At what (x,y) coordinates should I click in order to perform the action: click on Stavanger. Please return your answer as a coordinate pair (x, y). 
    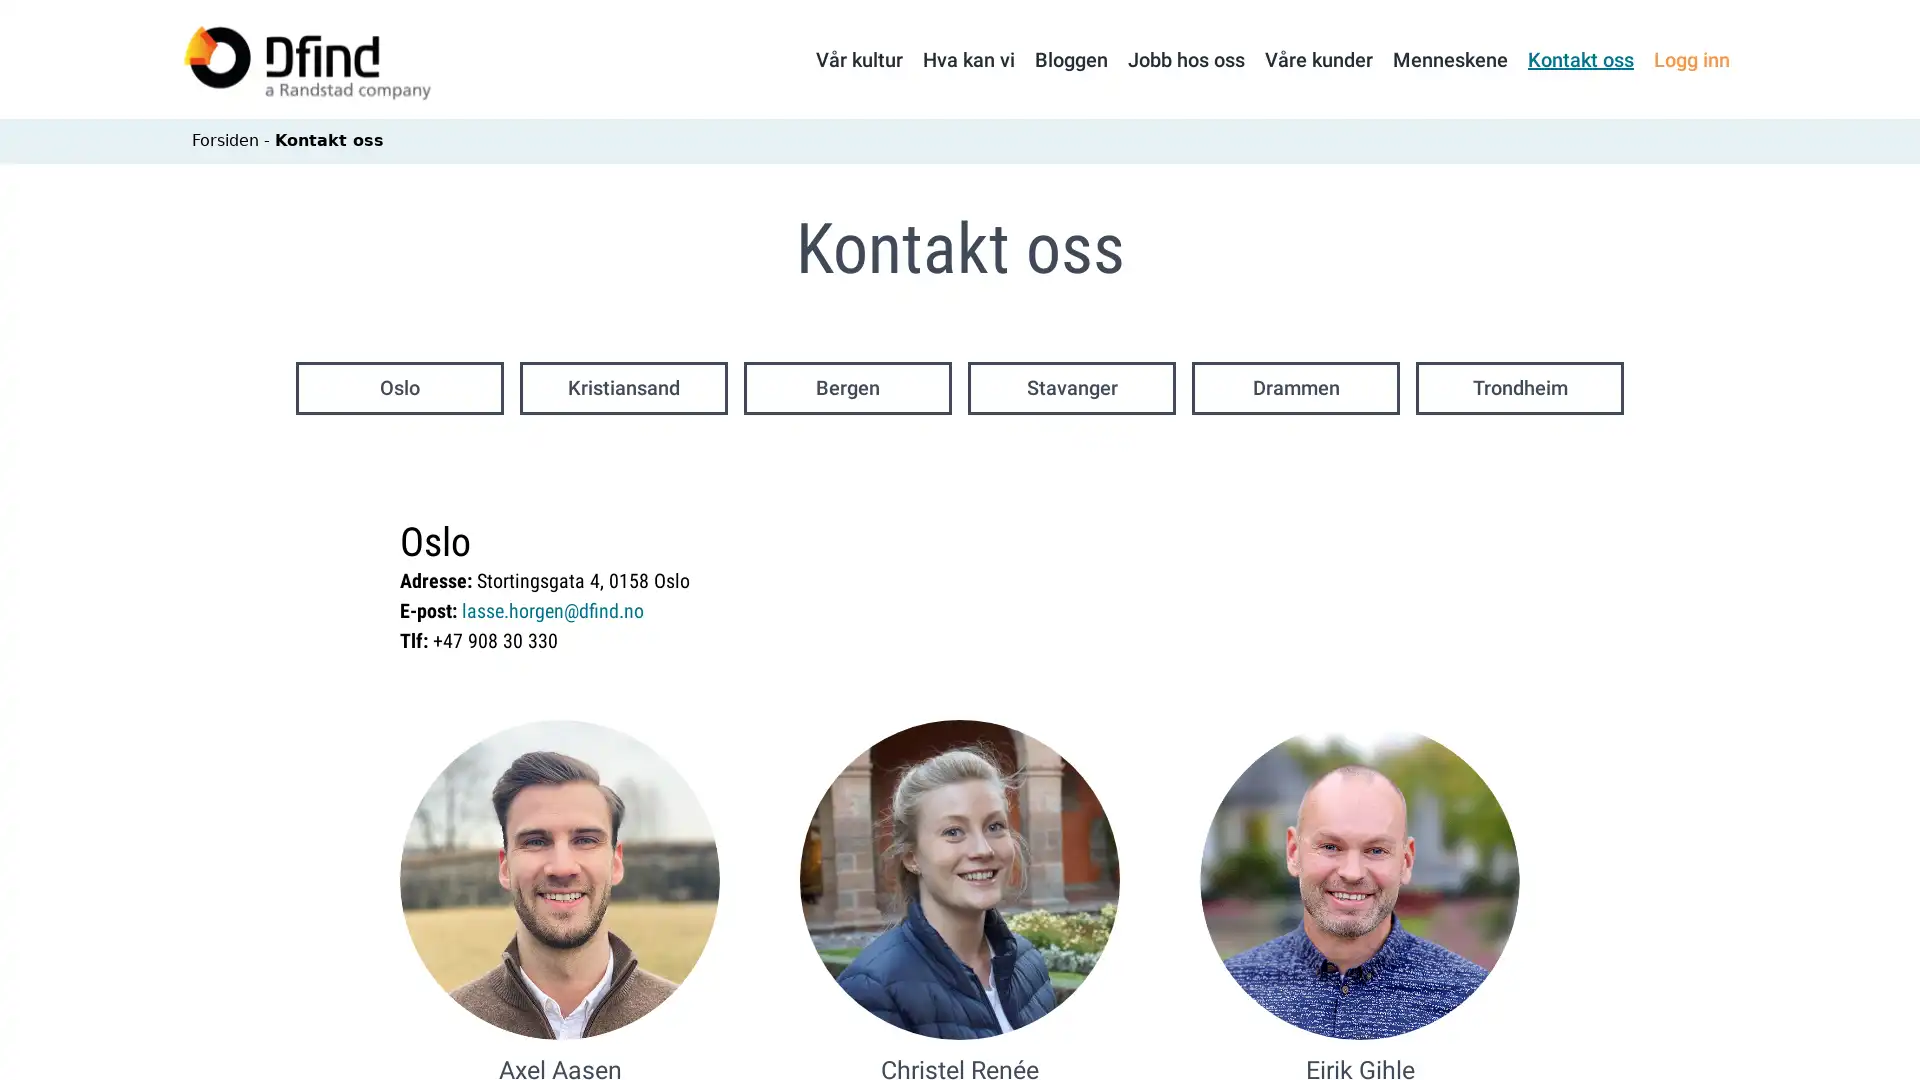
    Looking at the image, I should click on (1070, 388).